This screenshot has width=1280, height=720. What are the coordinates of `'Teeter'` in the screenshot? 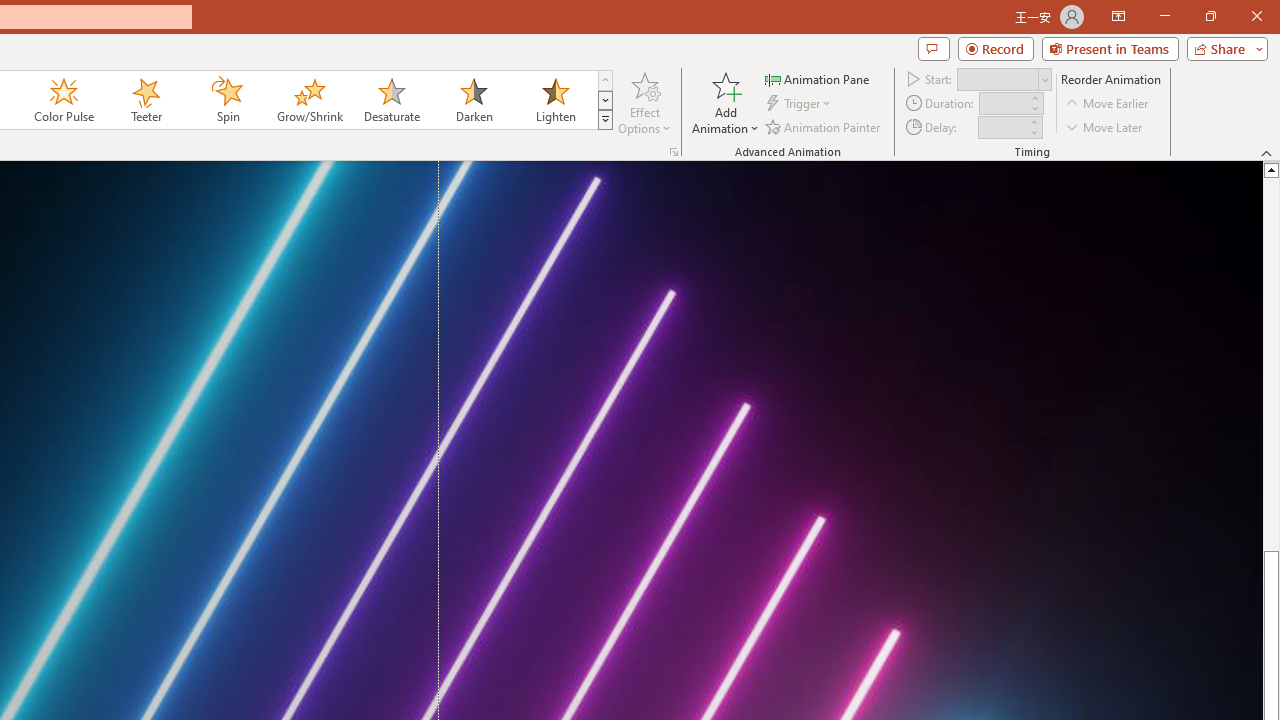 It's located at (144, 100).